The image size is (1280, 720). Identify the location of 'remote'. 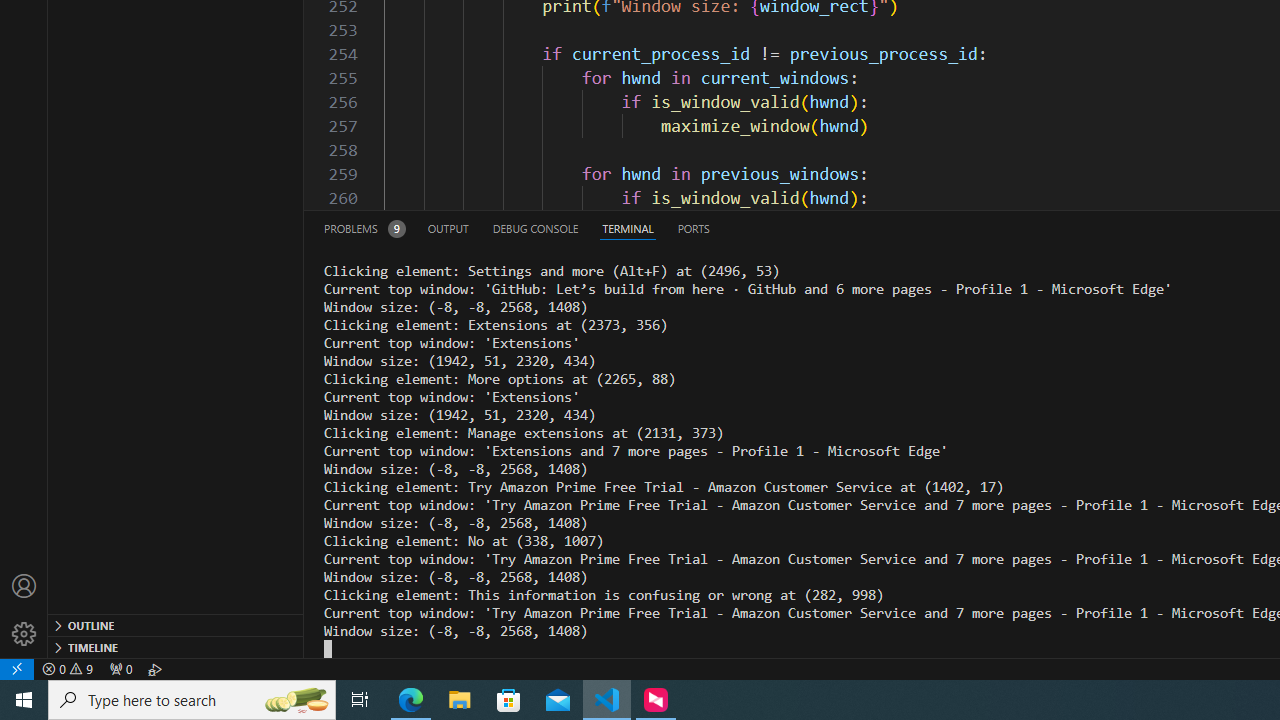
(17, 668).